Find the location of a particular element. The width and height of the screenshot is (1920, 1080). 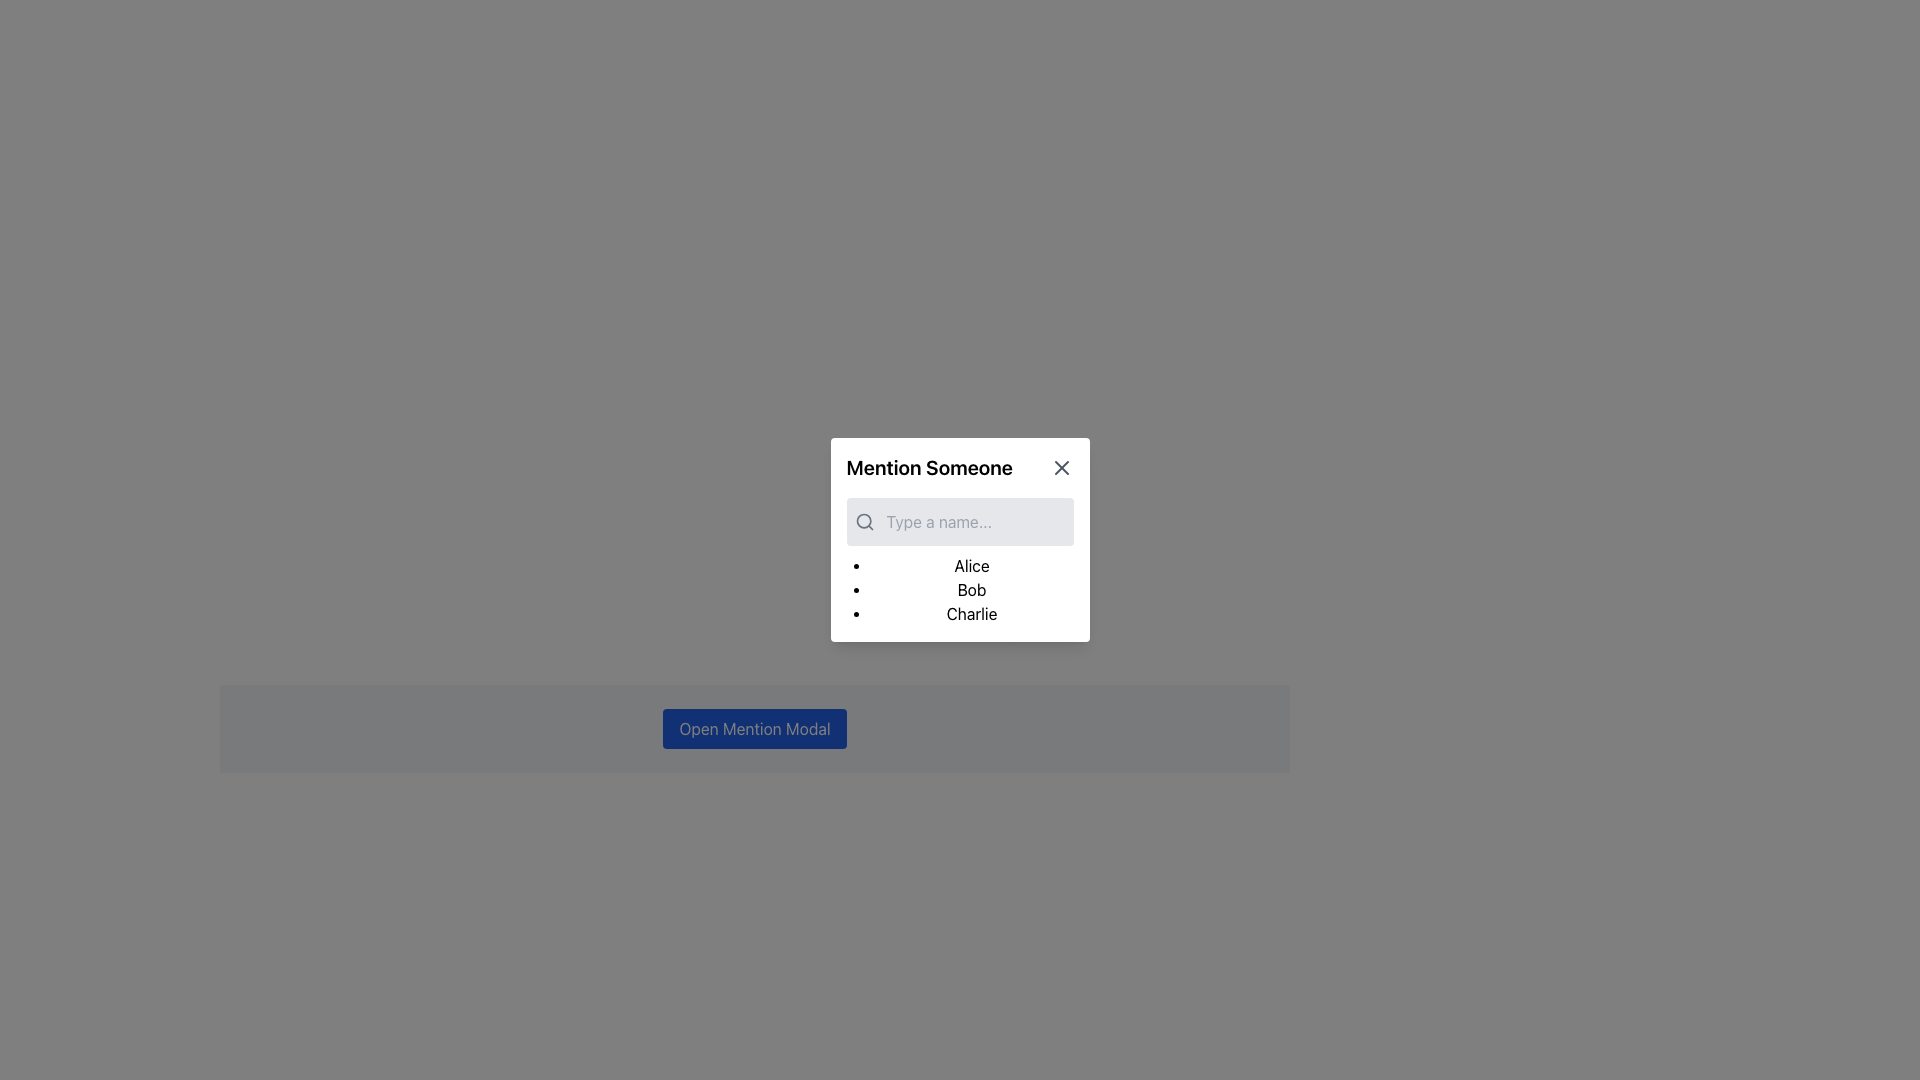

the 'Mention Someone' text label, which is a bold header located at the top-left section of a white rectangular modal is located at coordinates (928, 467).